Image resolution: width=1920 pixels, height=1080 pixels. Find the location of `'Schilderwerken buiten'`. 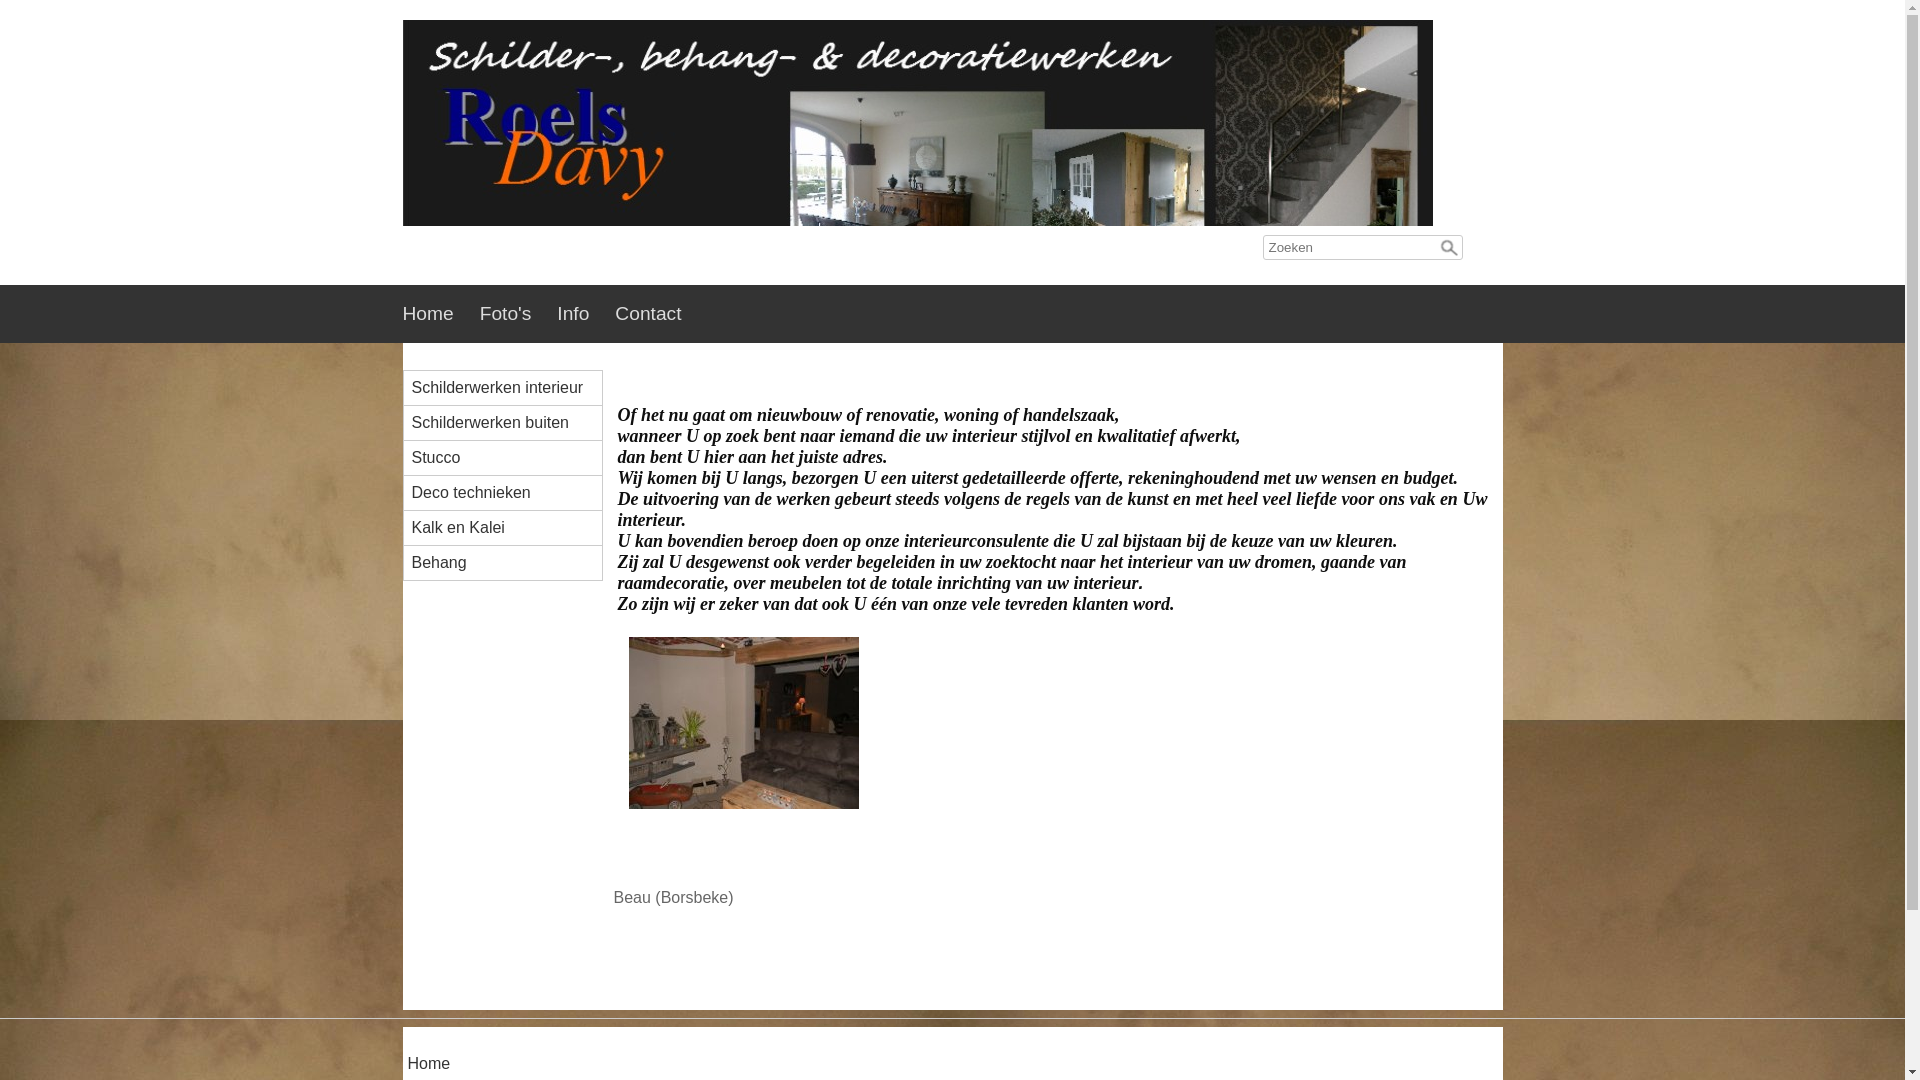

'Schilderwerken buiten' is located at coordinates (510, 422).